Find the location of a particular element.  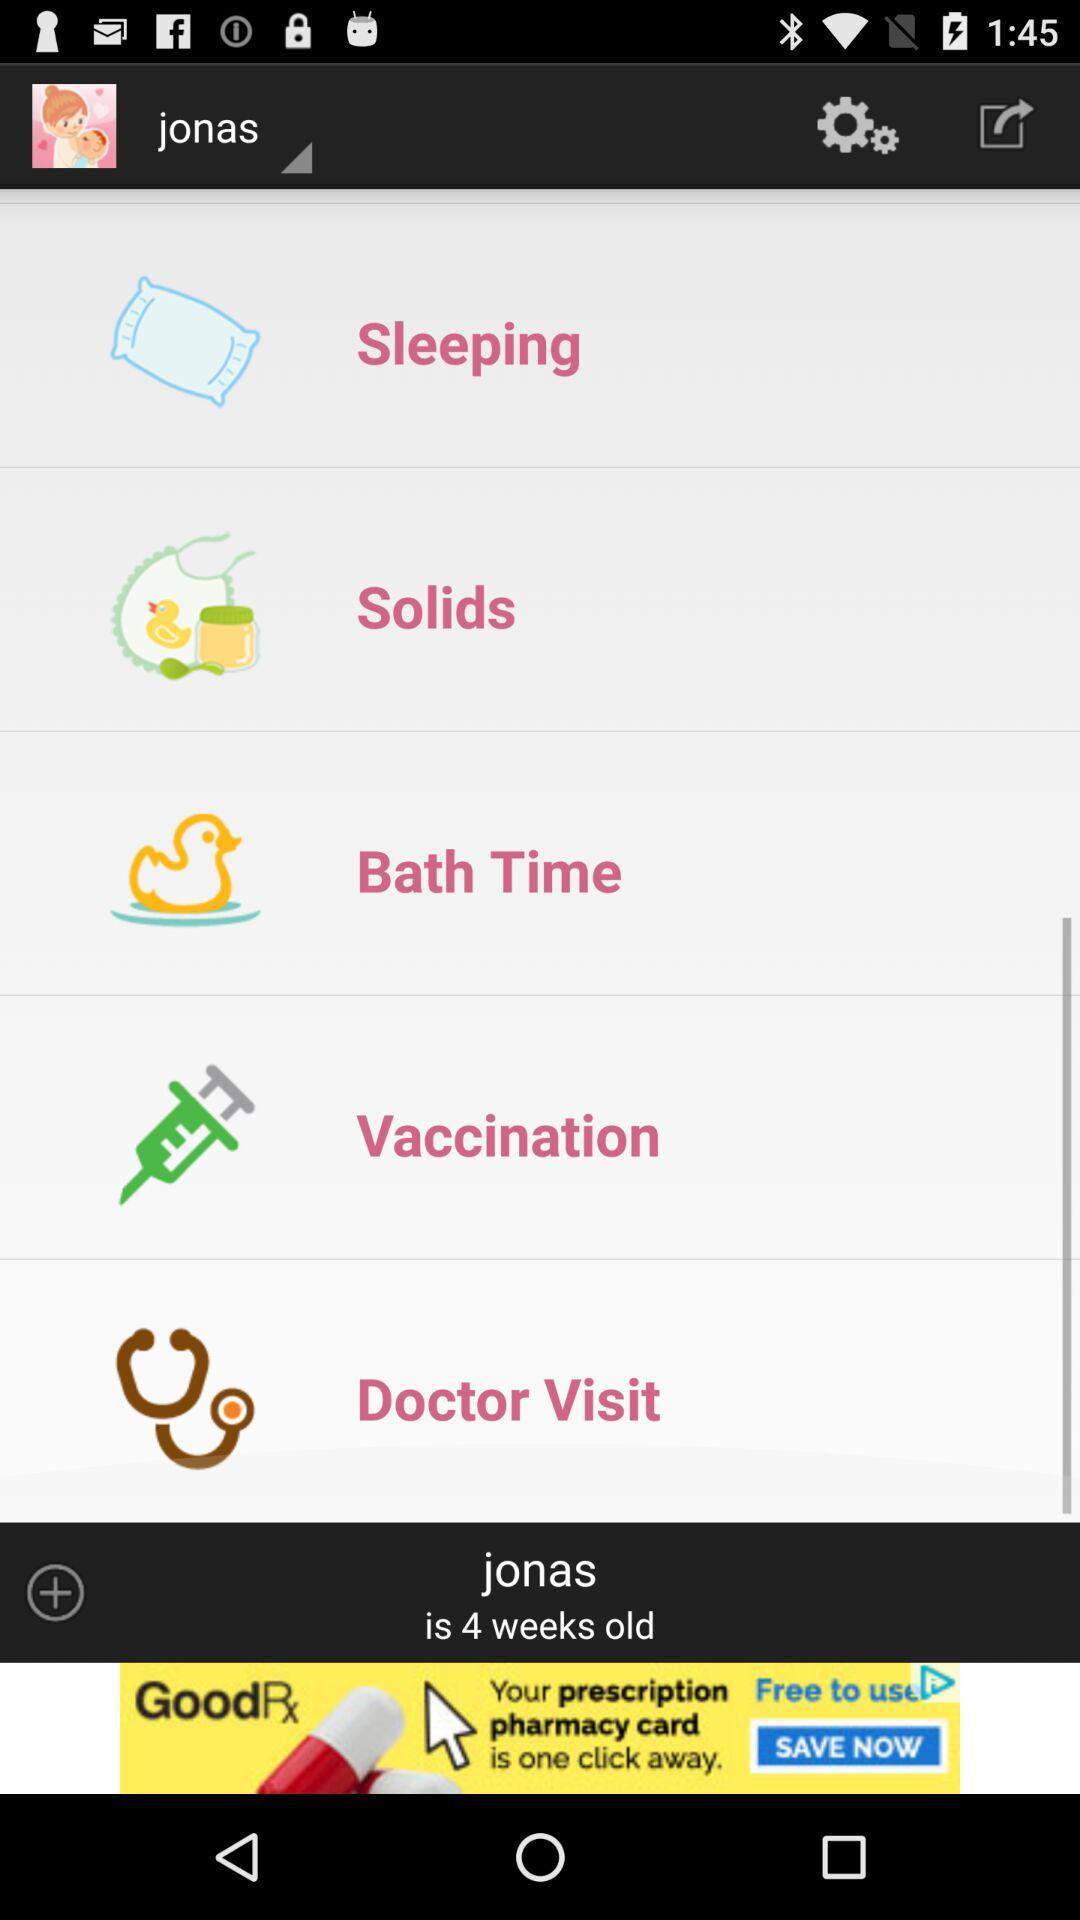

the add icon is located at coordinates (54, 1703).